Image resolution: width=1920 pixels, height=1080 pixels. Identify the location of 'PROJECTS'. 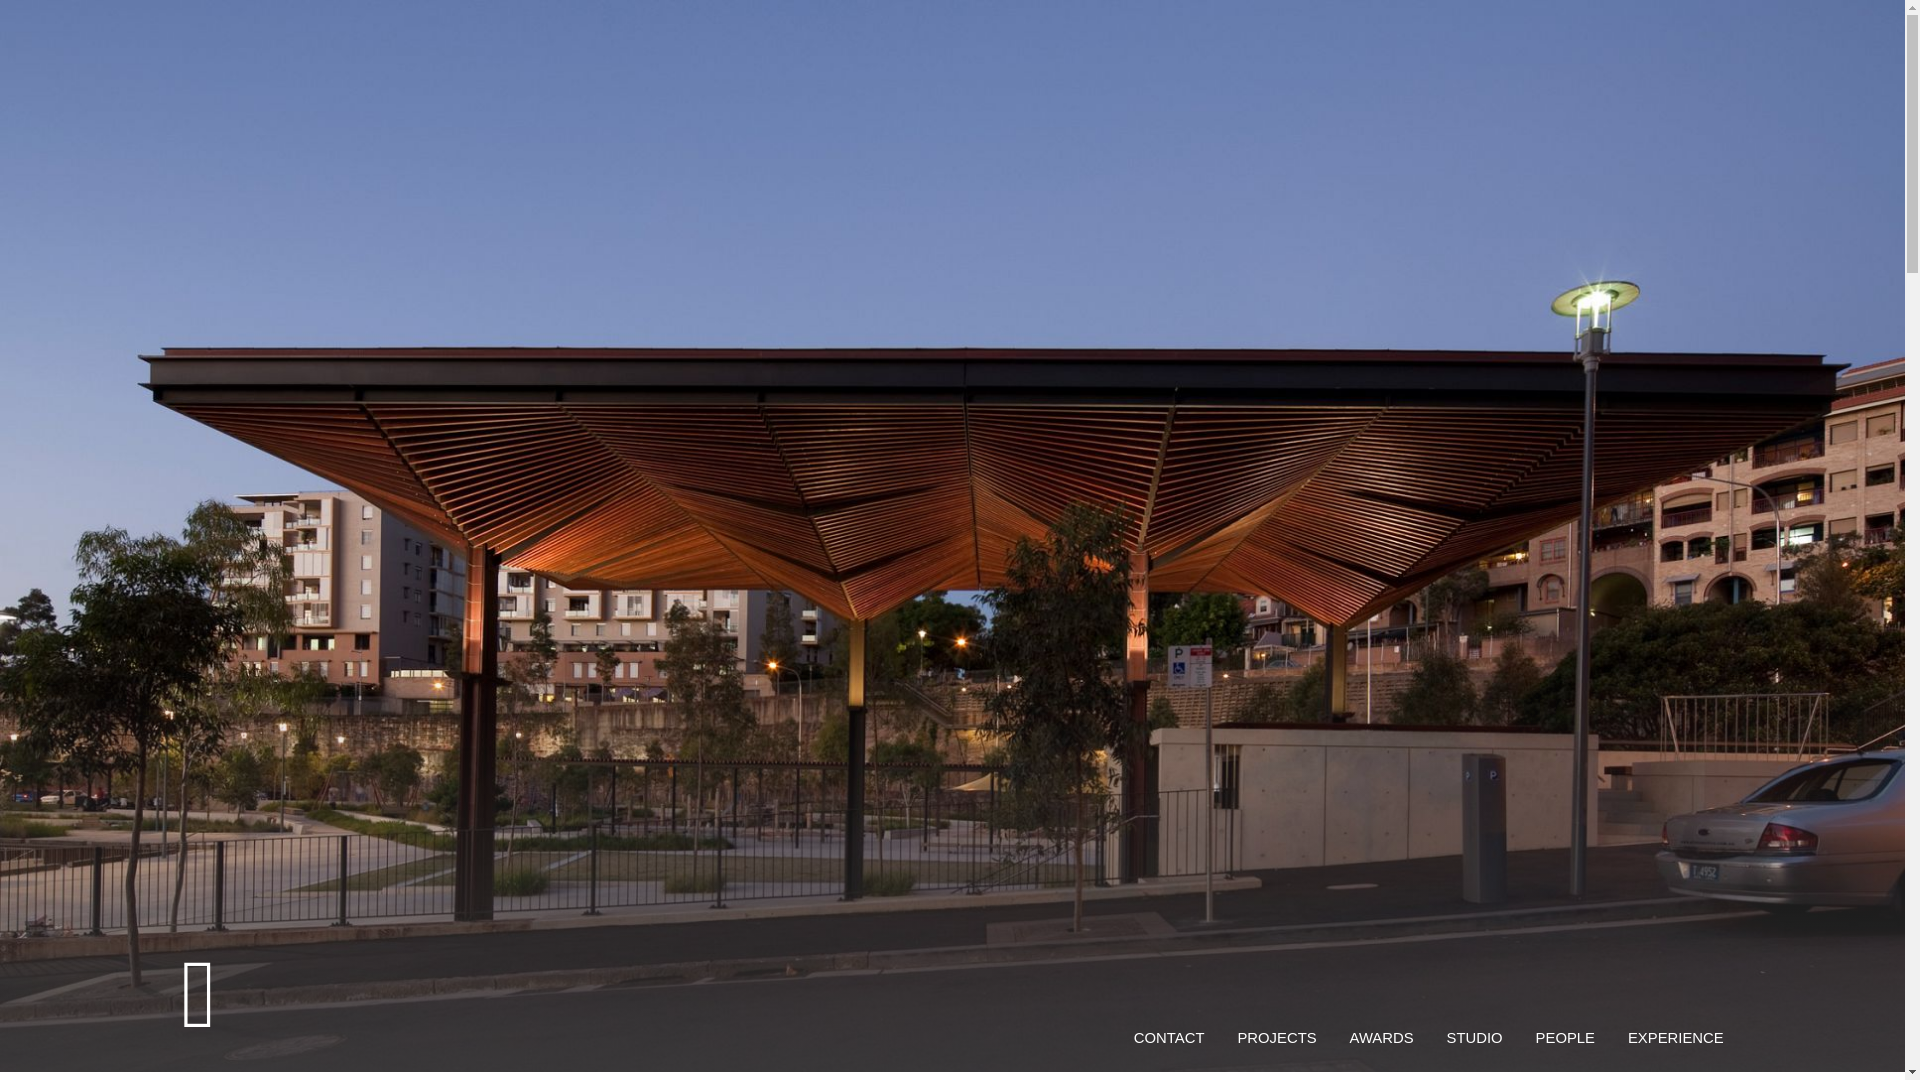
(1275, 1036).